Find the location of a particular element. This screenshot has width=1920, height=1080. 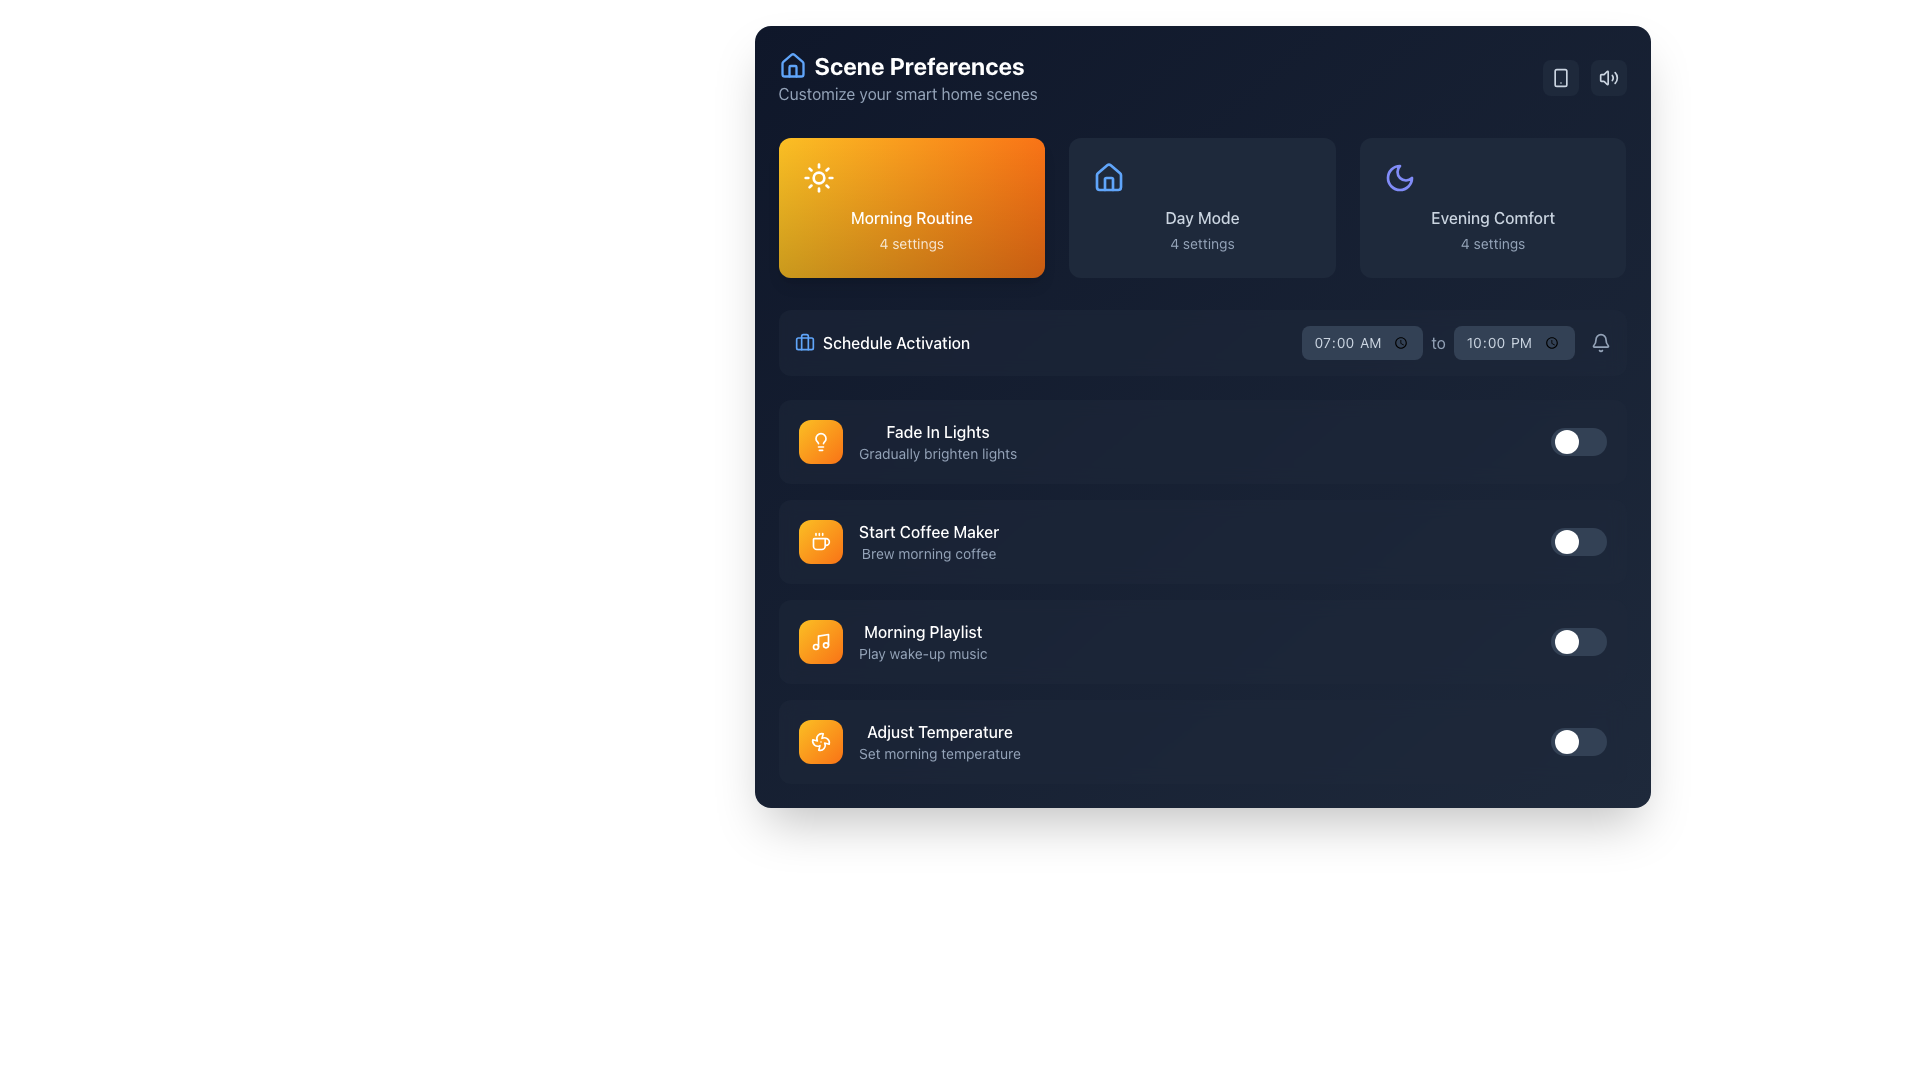

the icons in the interactive bar labeled 'Schedule Activation' is located at coordinates (1201, 342).